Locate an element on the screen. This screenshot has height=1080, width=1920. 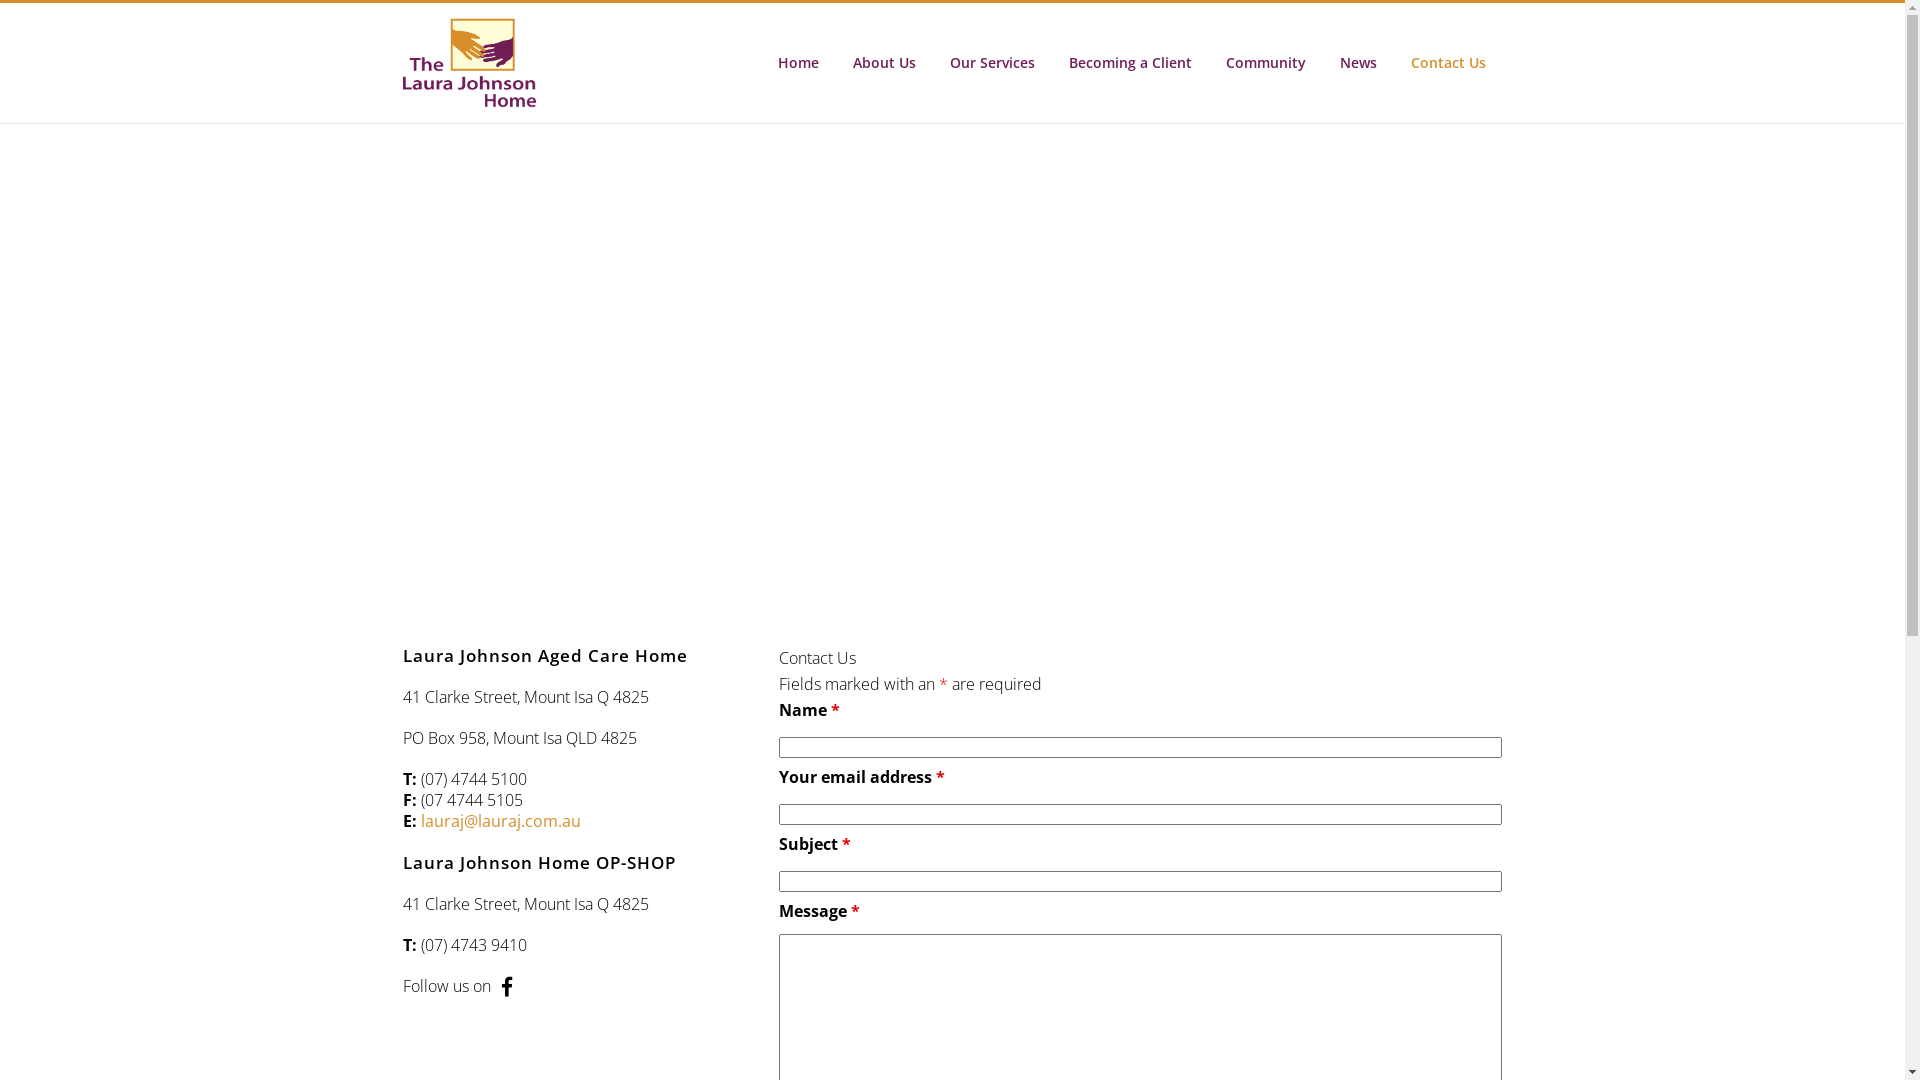
'About Us' is located at coordinates (883, 61).